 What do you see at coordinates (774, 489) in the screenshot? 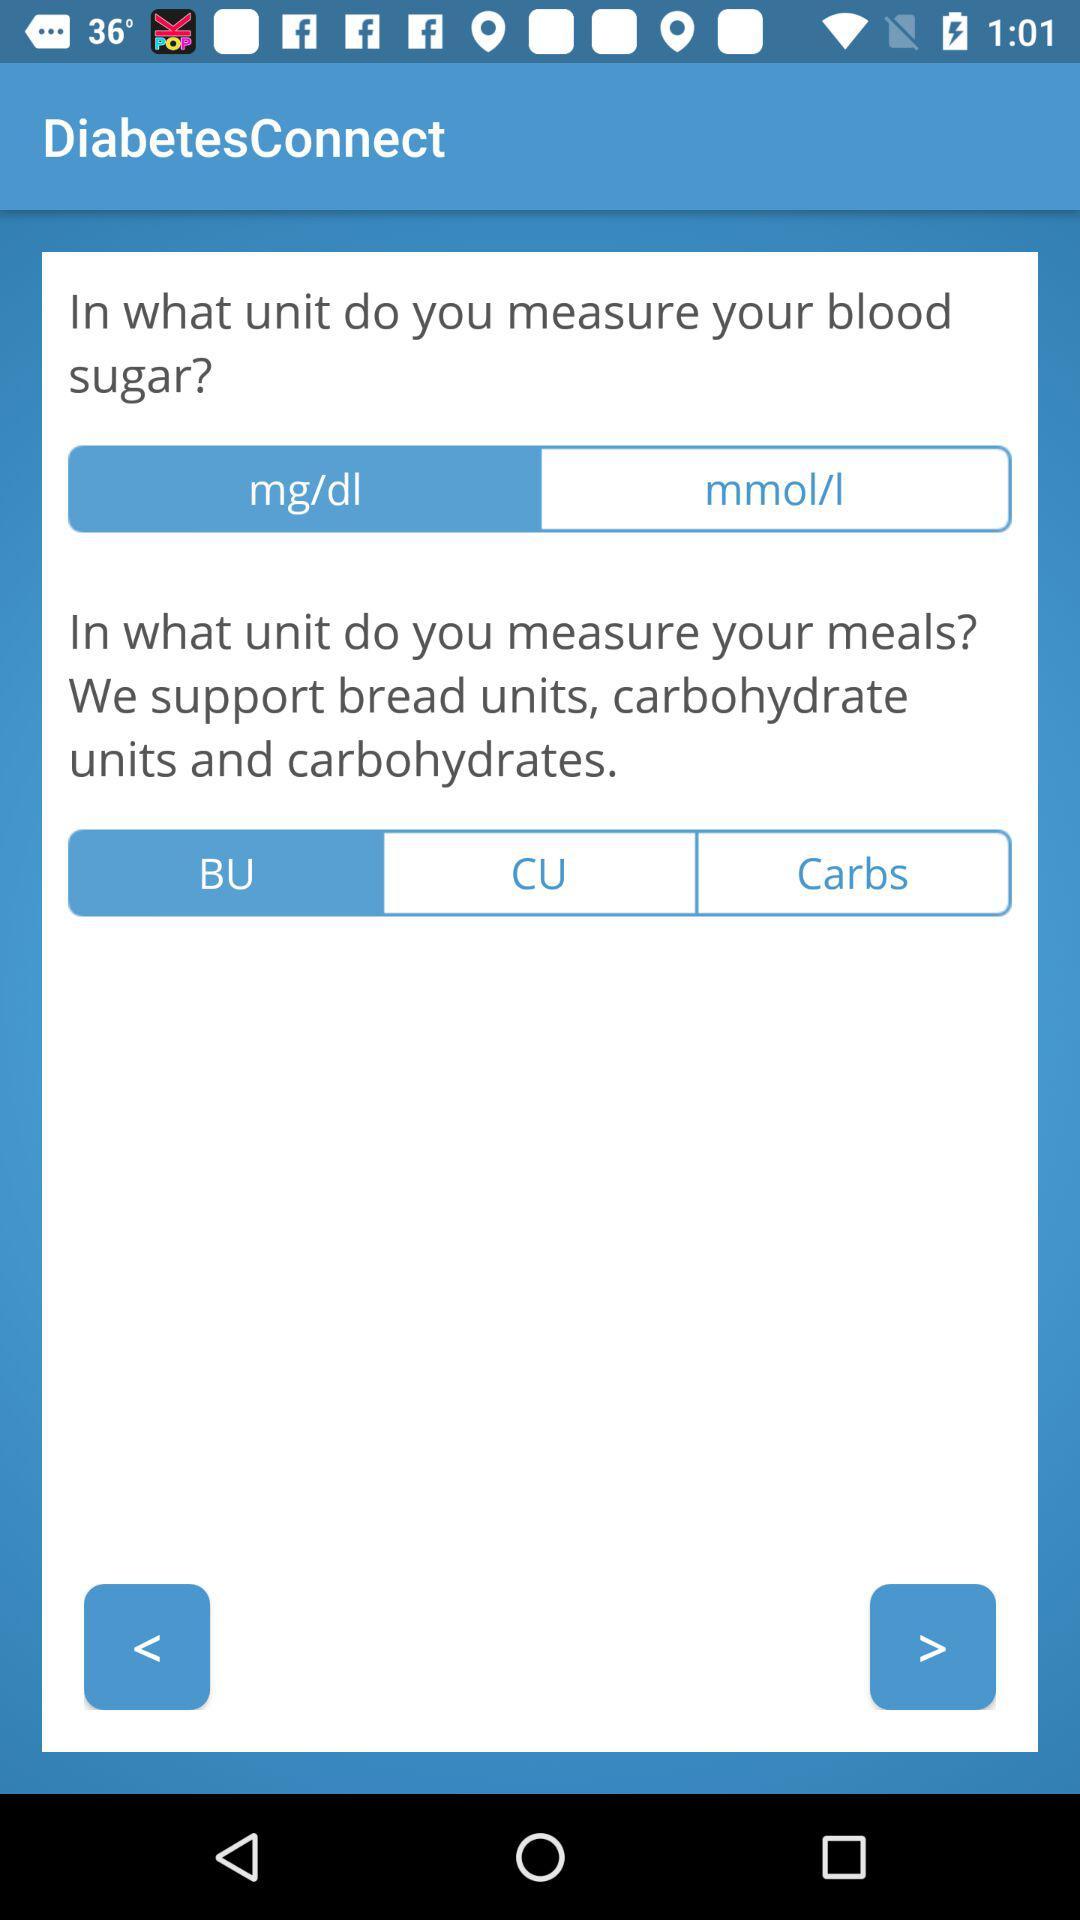
I see `icon above in what unit` at bounding box center [774, 489].